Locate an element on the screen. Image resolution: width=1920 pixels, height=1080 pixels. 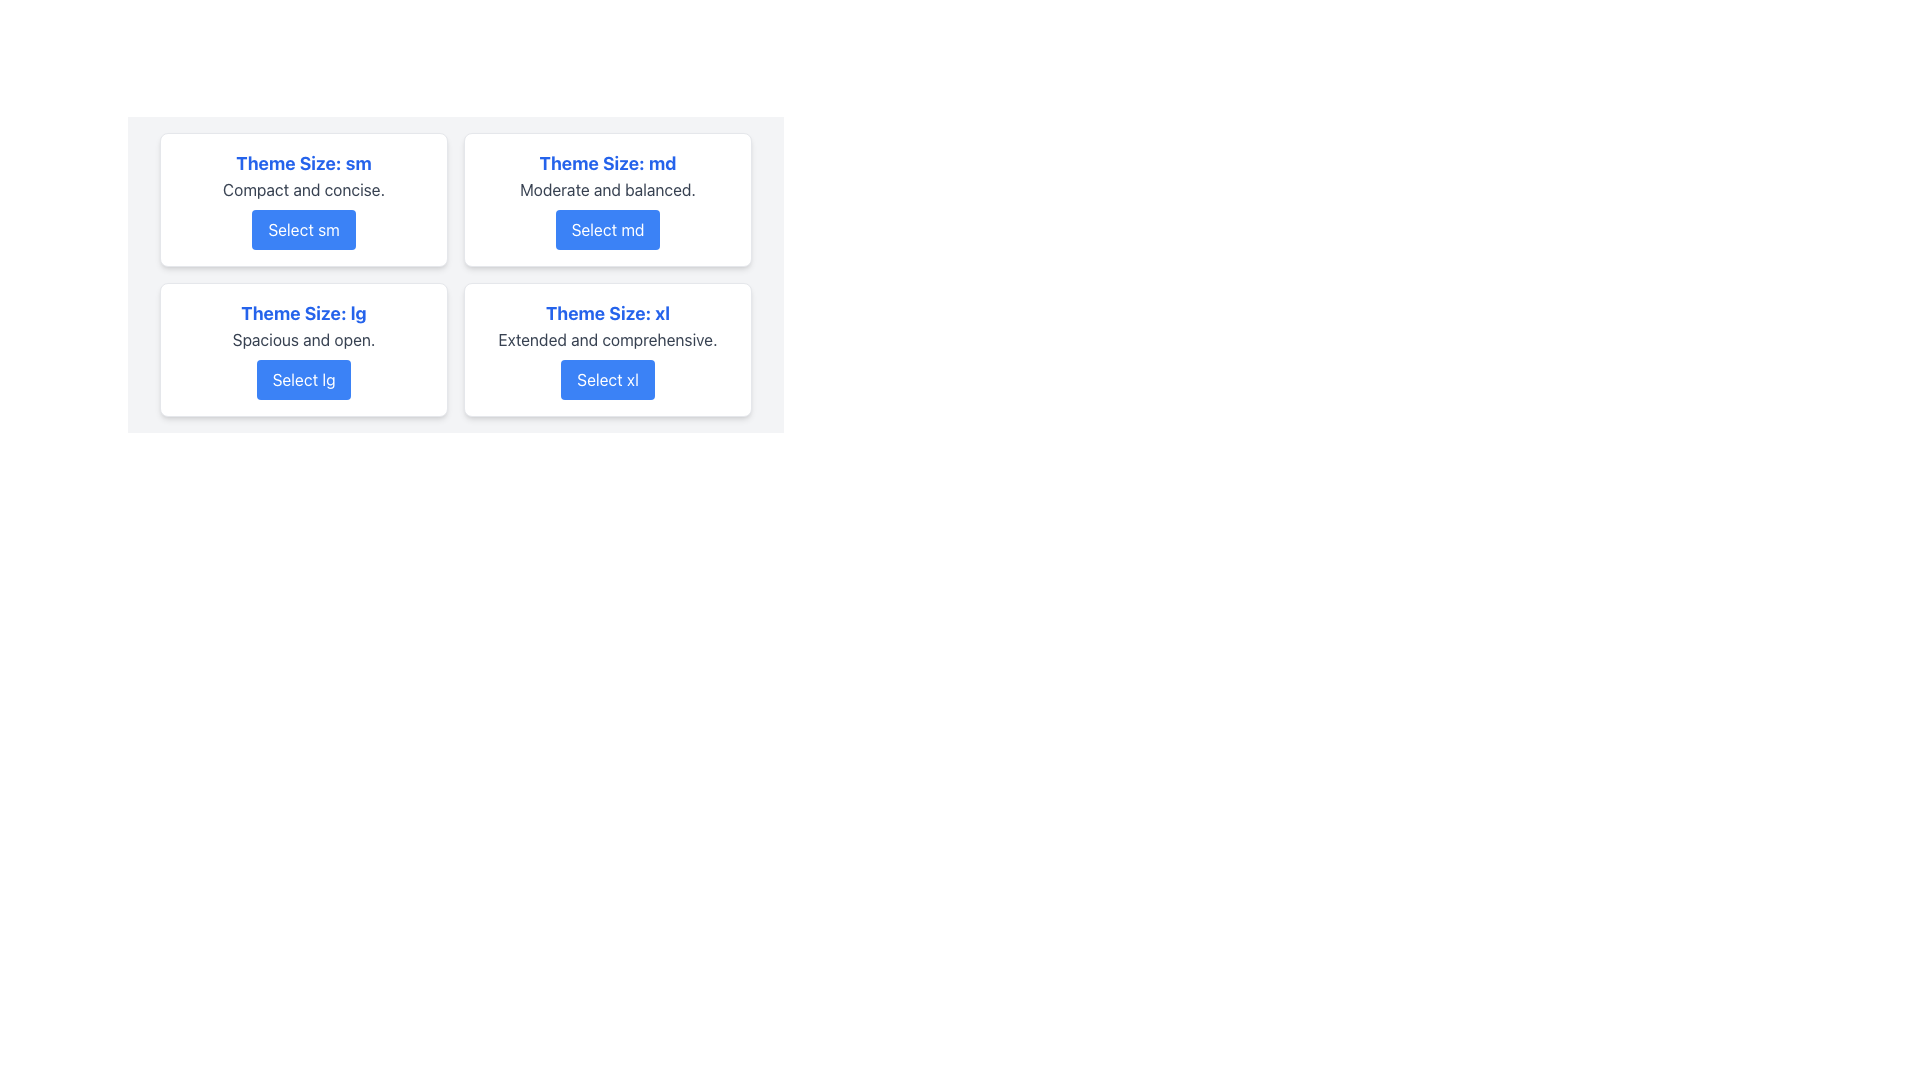
the Card with Button that displays the theme size labeled 'lg' located in the bottom-left position of the grid layout is located at coordinates (302, 349).